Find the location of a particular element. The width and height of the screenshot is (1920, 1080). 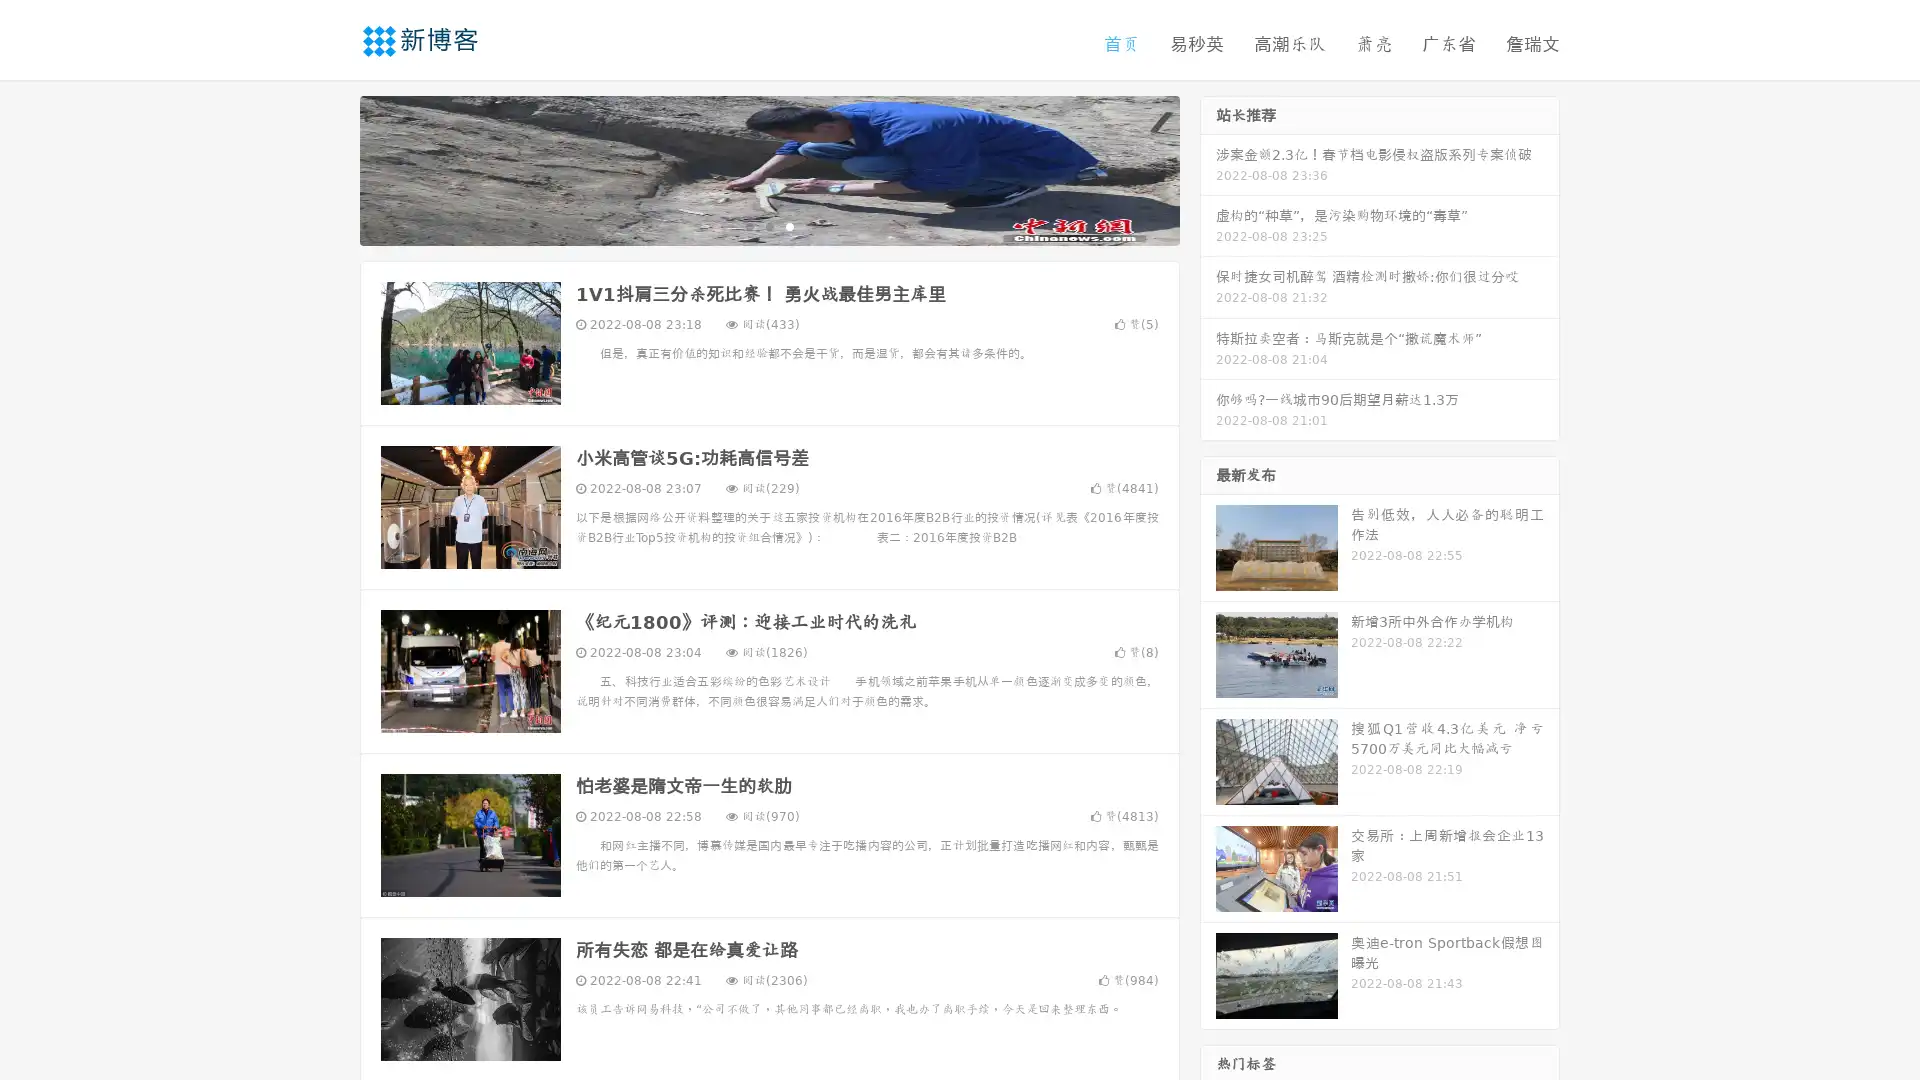

Previous slide is located at coordinates (330, 168).